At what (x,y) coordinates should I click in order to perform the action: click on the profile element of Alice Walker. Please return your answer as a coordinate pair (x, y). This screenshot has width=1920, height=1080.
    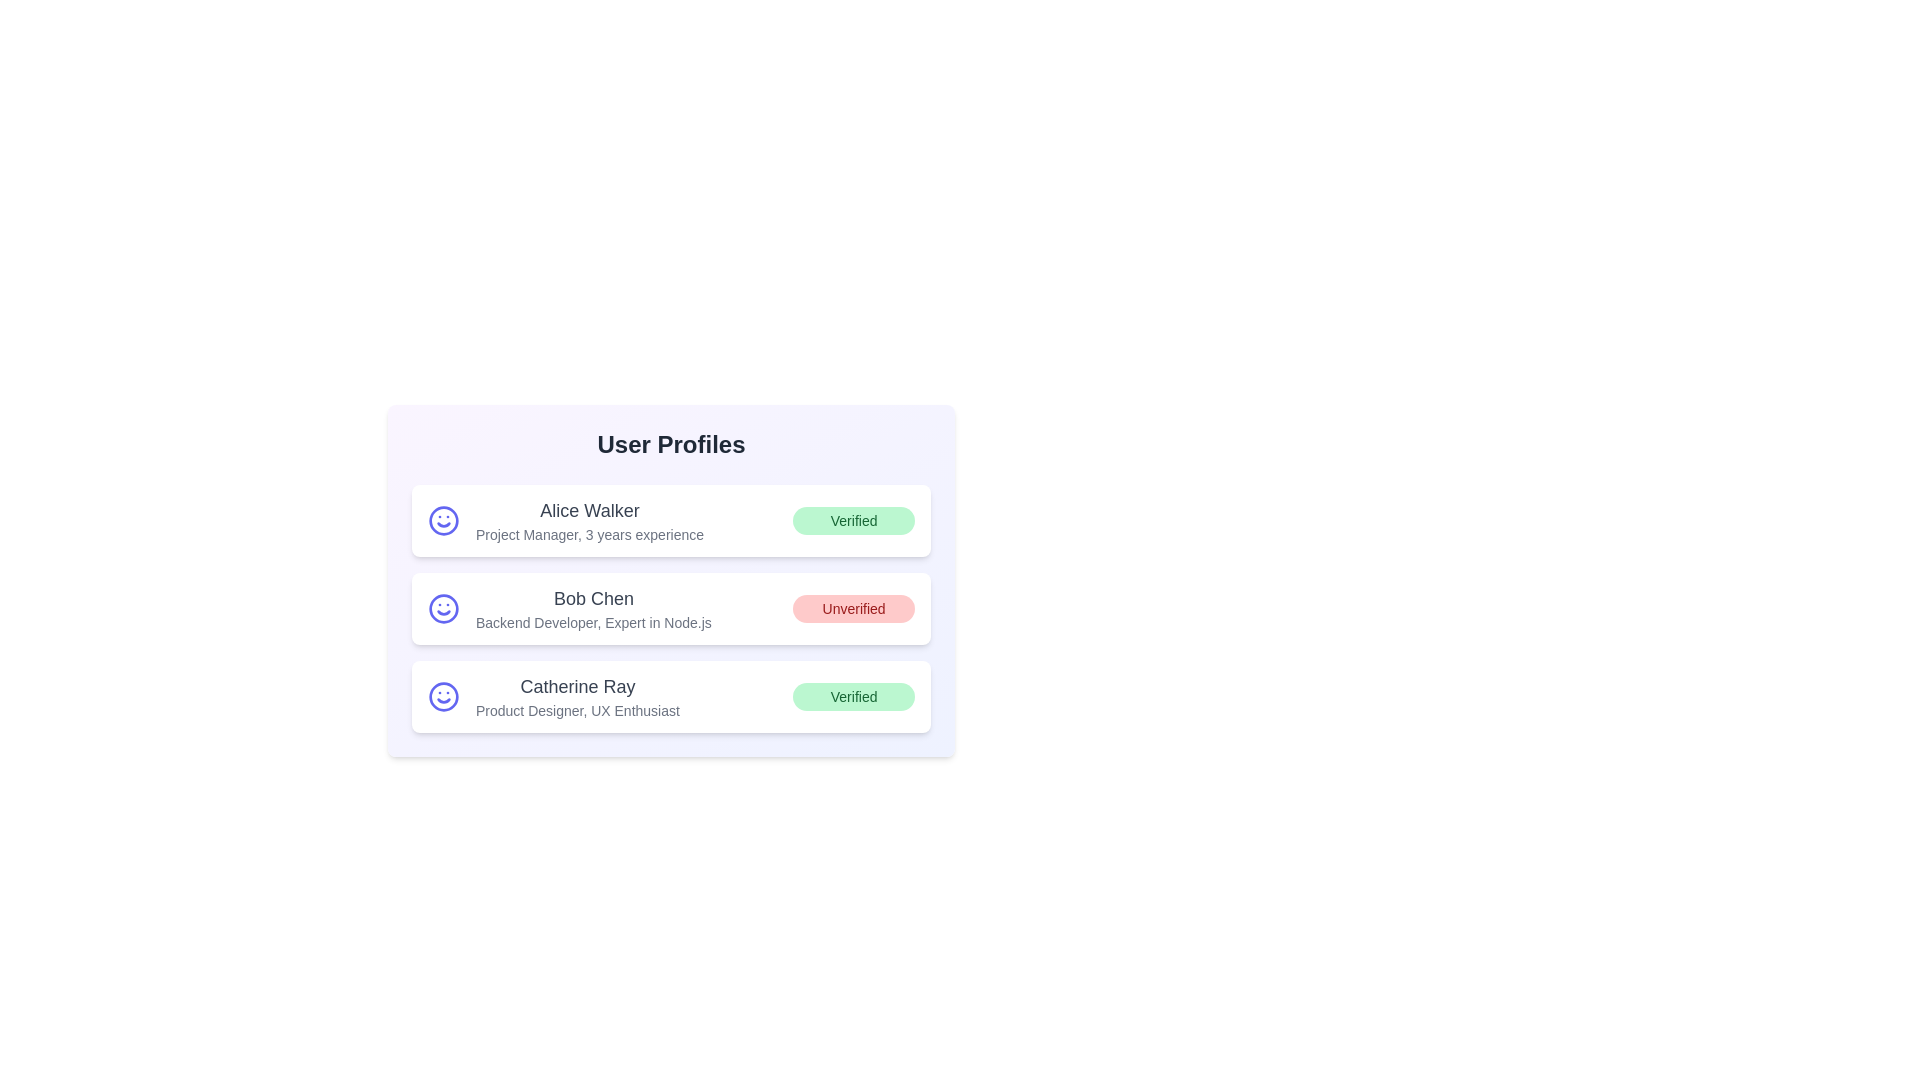
    Looking at the image, I should click on (671, 519).